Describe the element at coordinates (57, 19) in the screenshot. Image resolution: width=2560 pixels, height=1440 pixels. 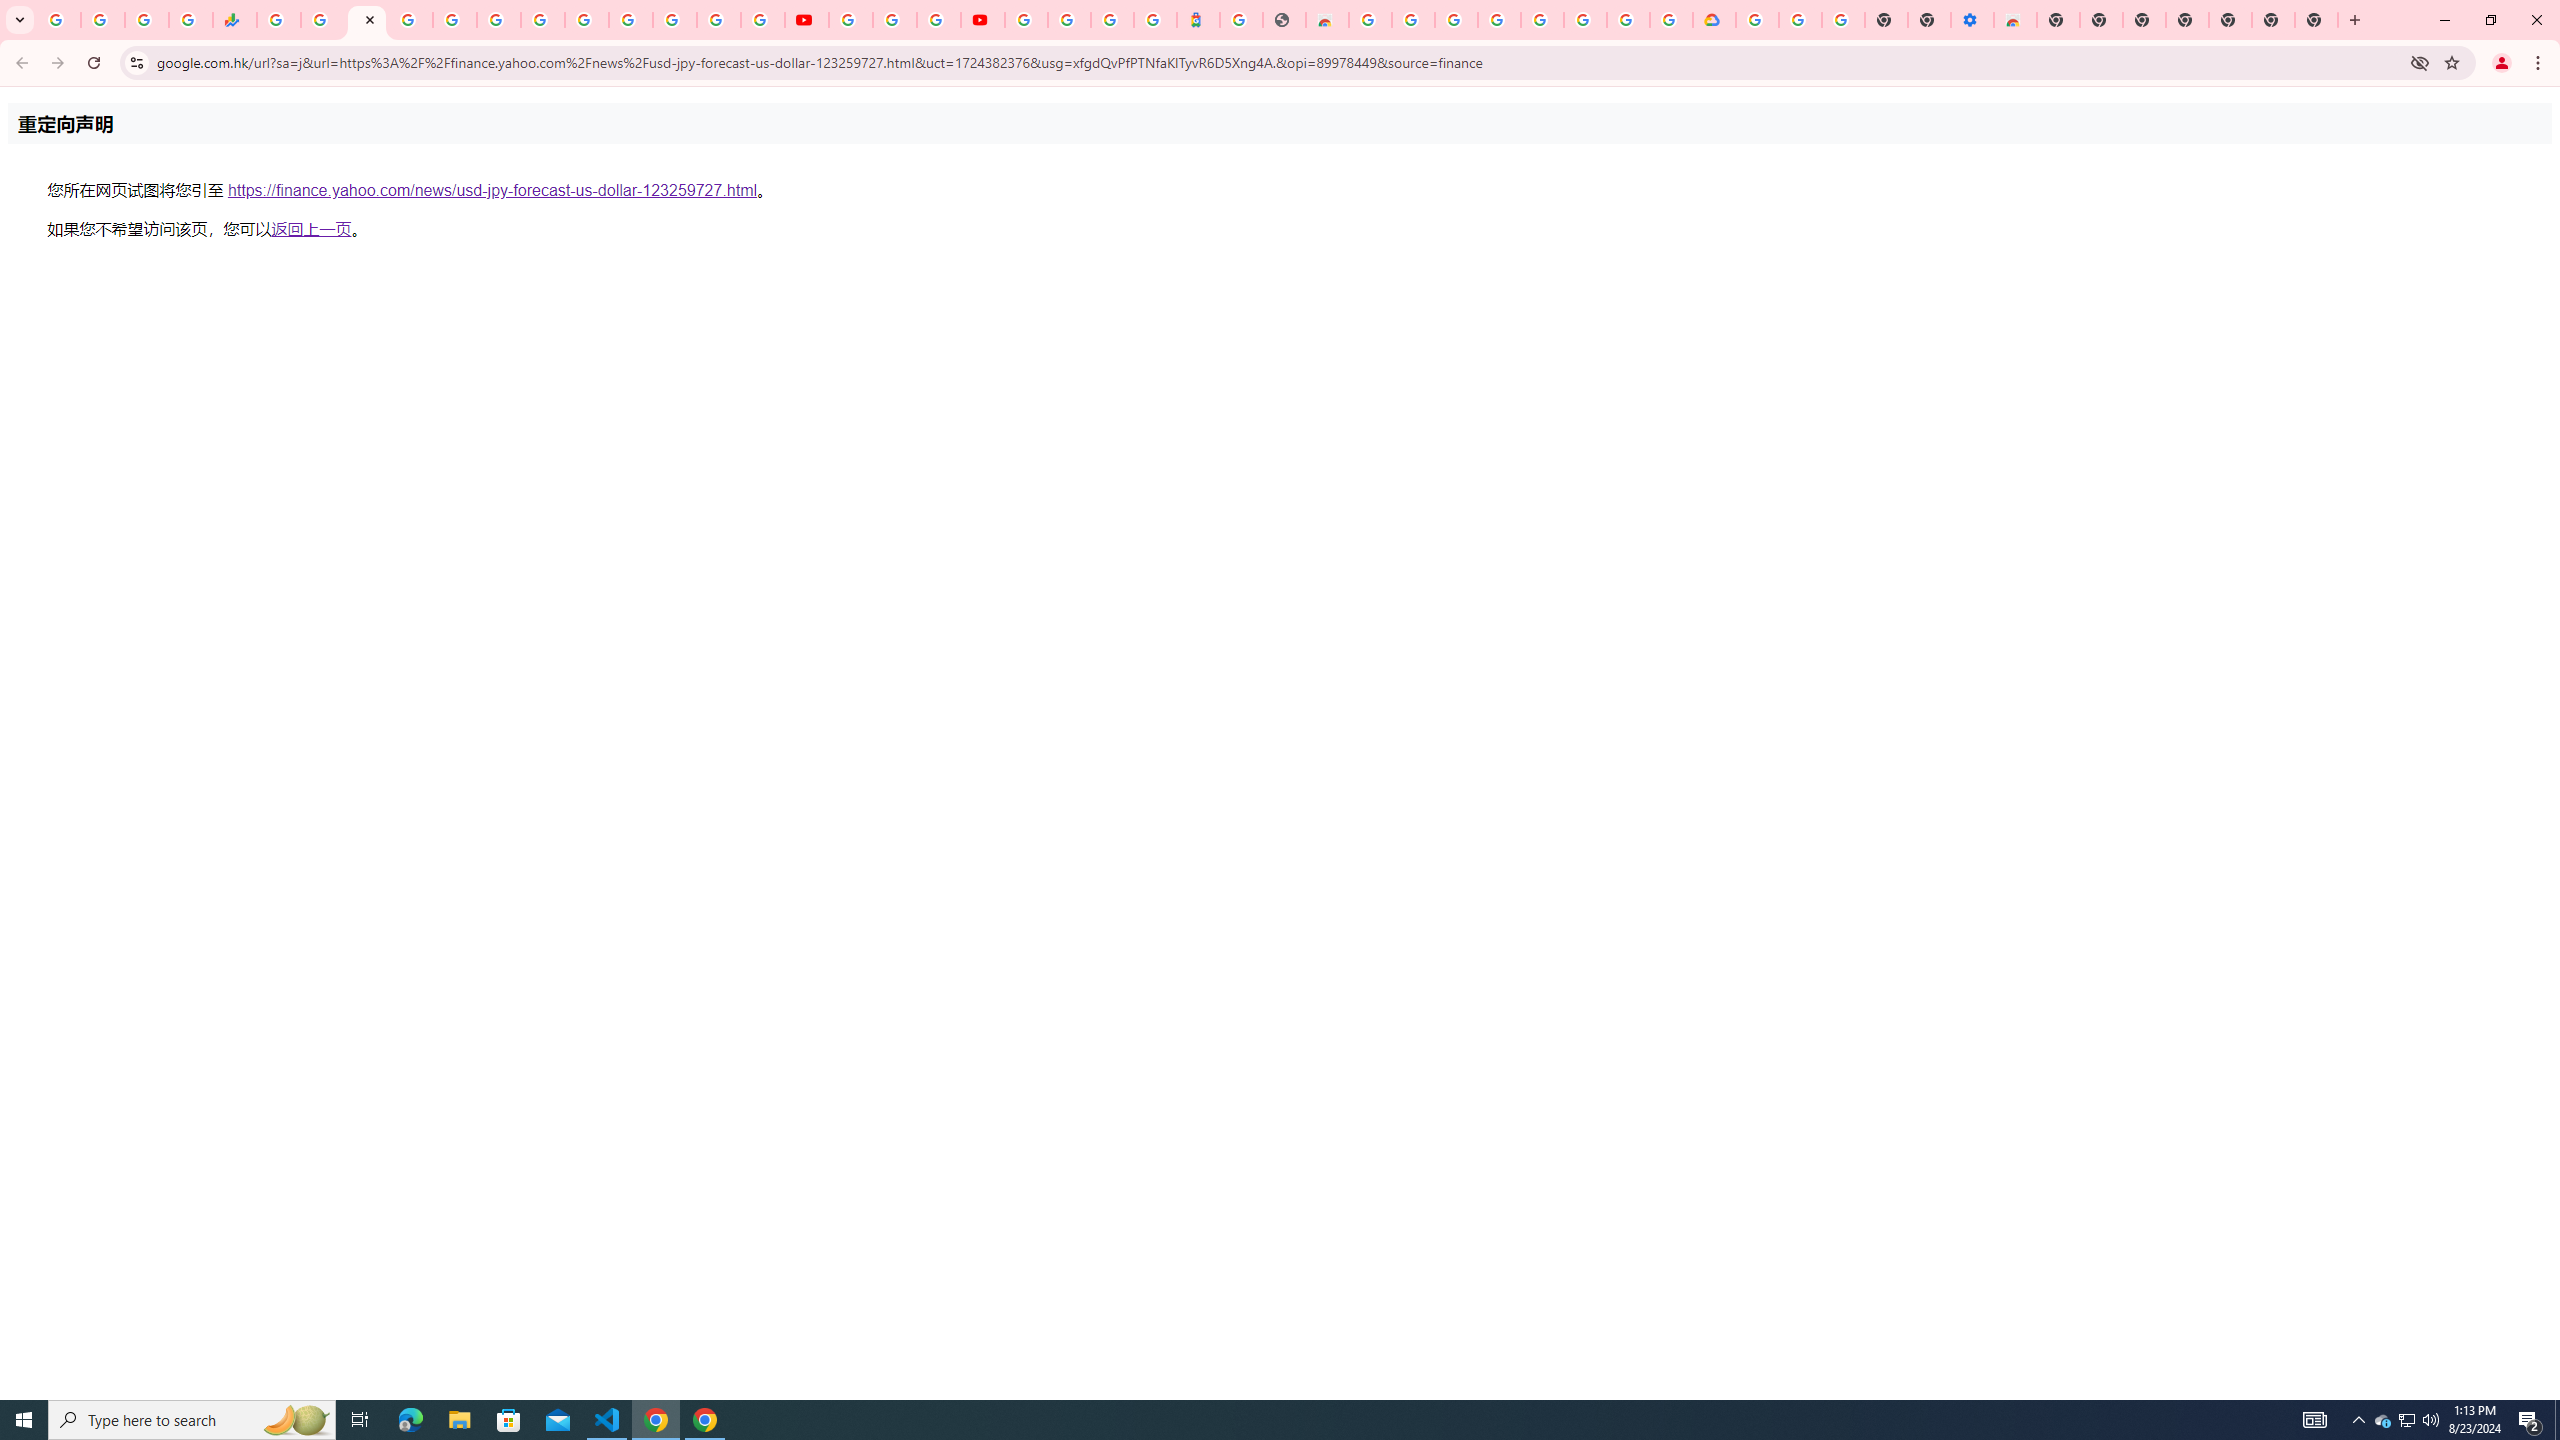
I see `'Google Workspace Admin Community'` at that location.